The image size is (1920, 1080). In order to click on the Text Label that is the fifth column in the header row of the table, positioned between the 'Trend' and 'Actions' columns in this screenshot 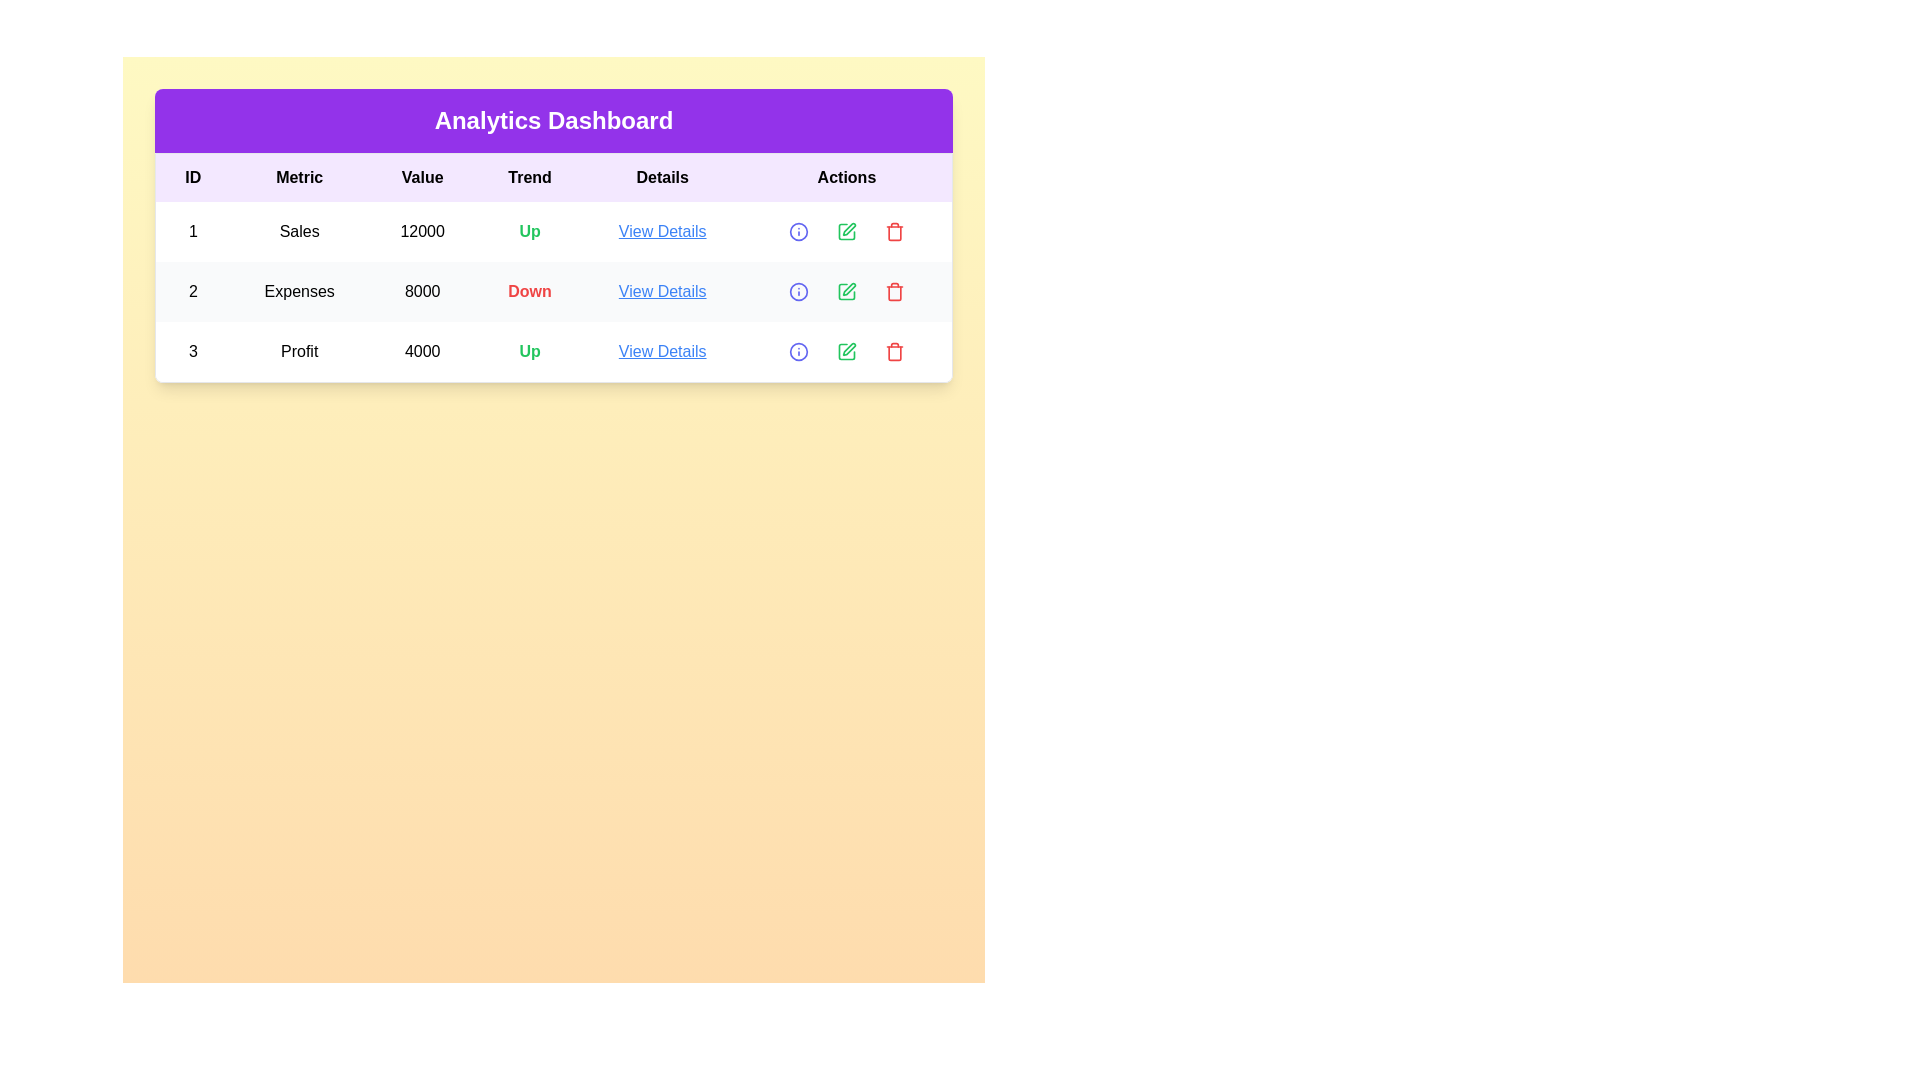, I will do `click(662, 176)`.